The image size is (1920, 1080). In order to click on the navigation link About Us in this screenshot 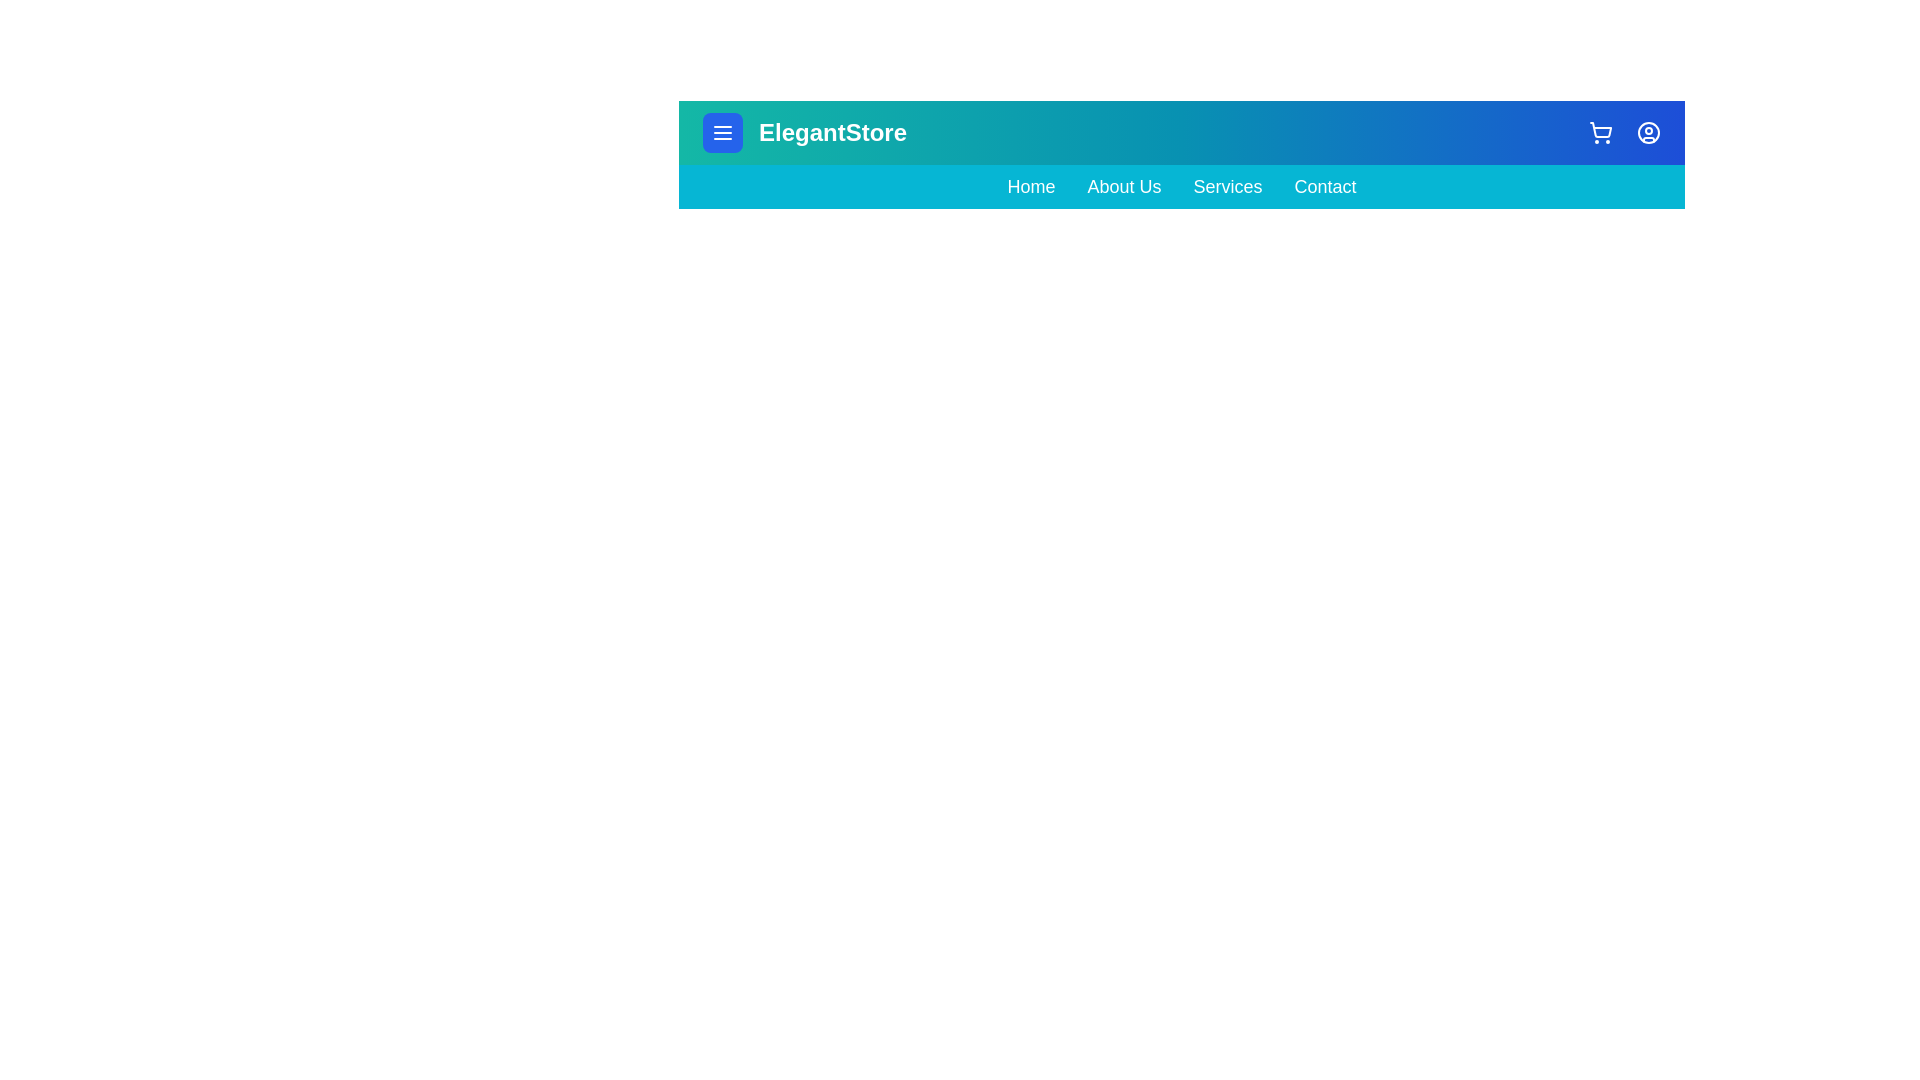, I will do `click(1124, 186)`.